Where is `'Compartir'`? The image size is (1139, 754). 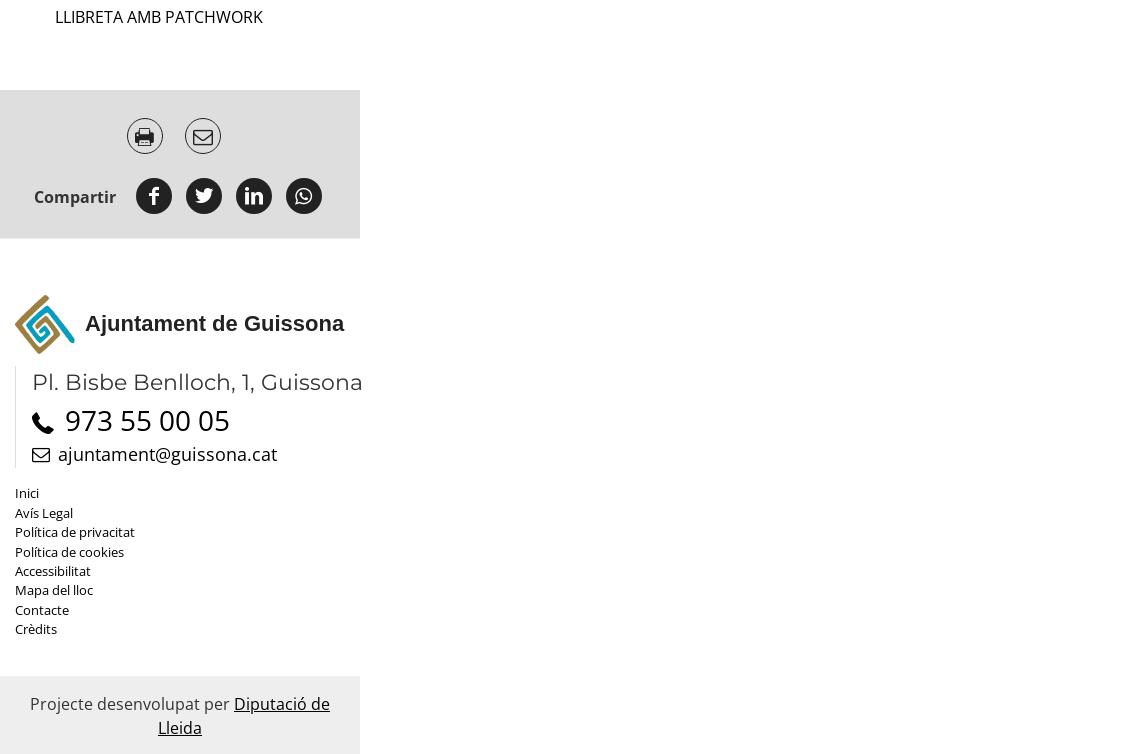
'Compartir' is located at coordinates (73, 196).